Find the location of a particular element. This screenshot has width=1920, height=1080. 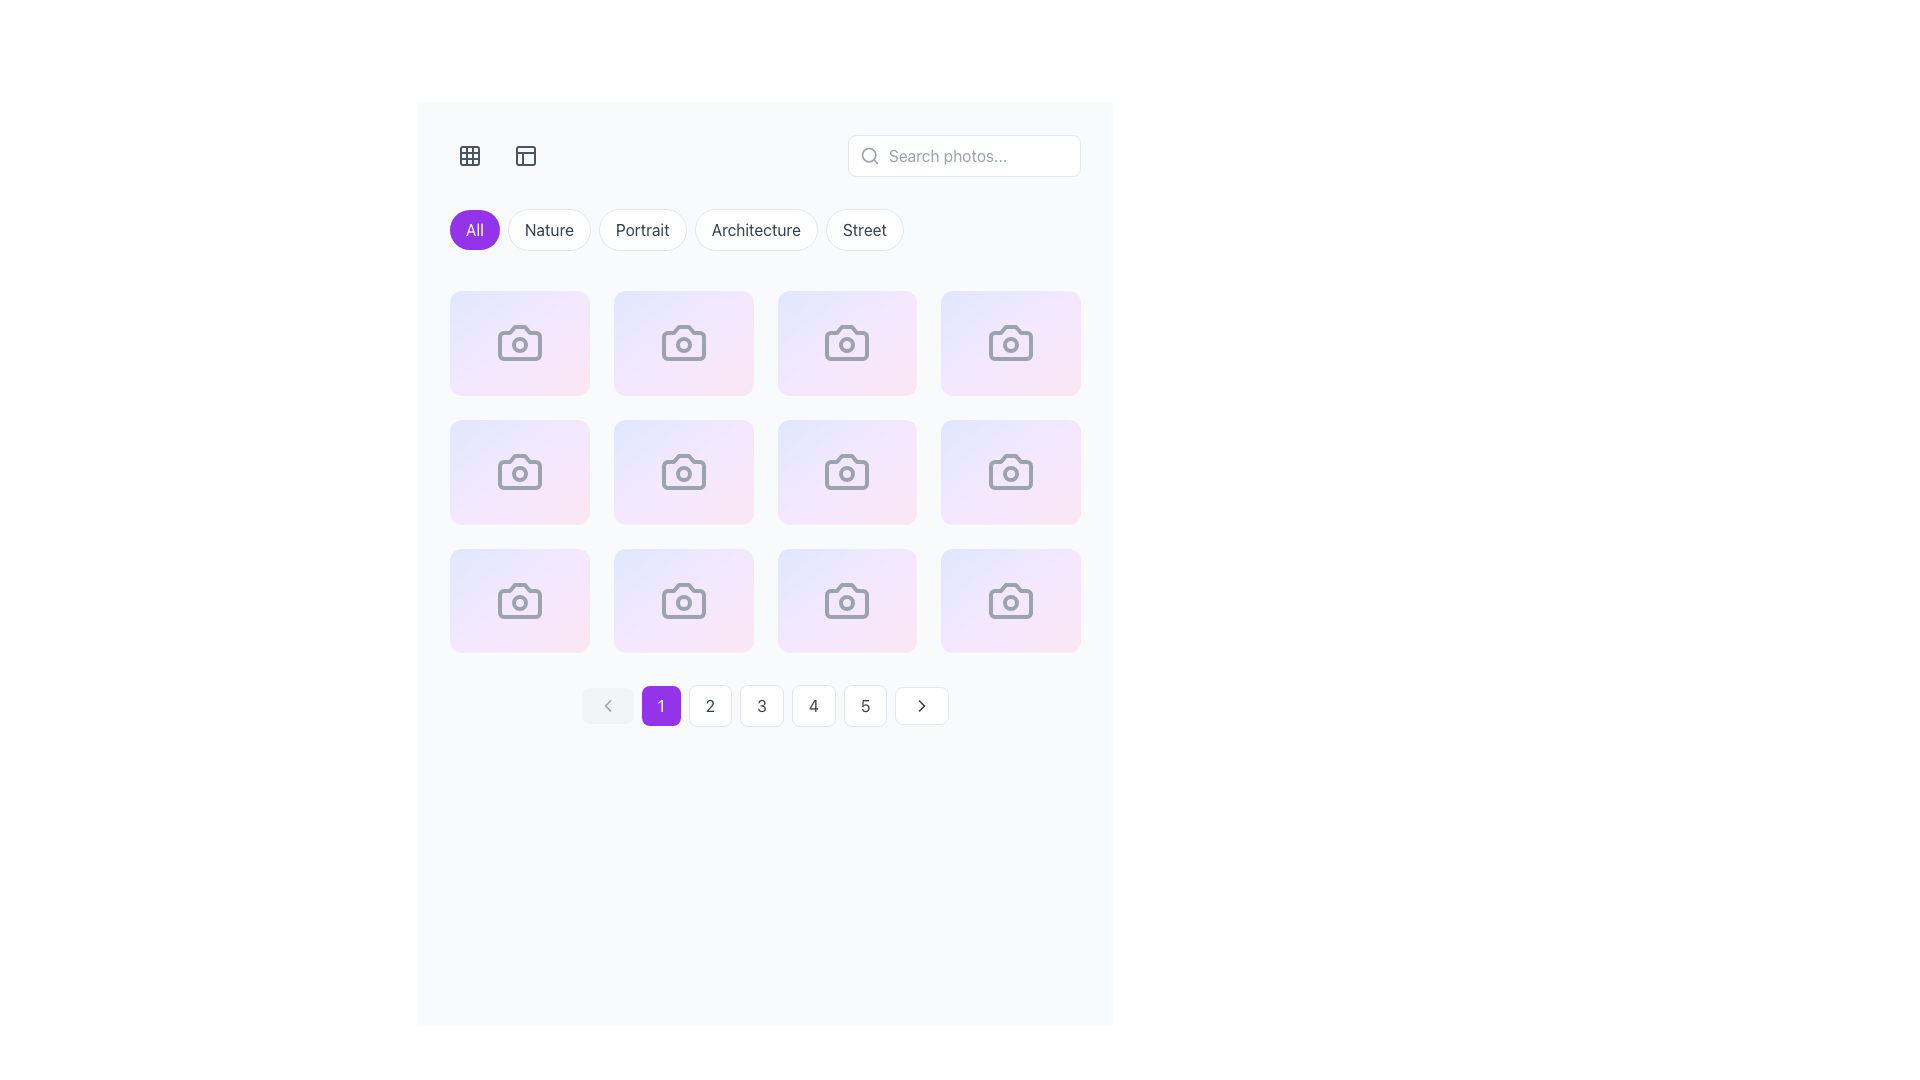

the Icon Button located in the upper-left region of the interface is located at coordinates (469, 154).